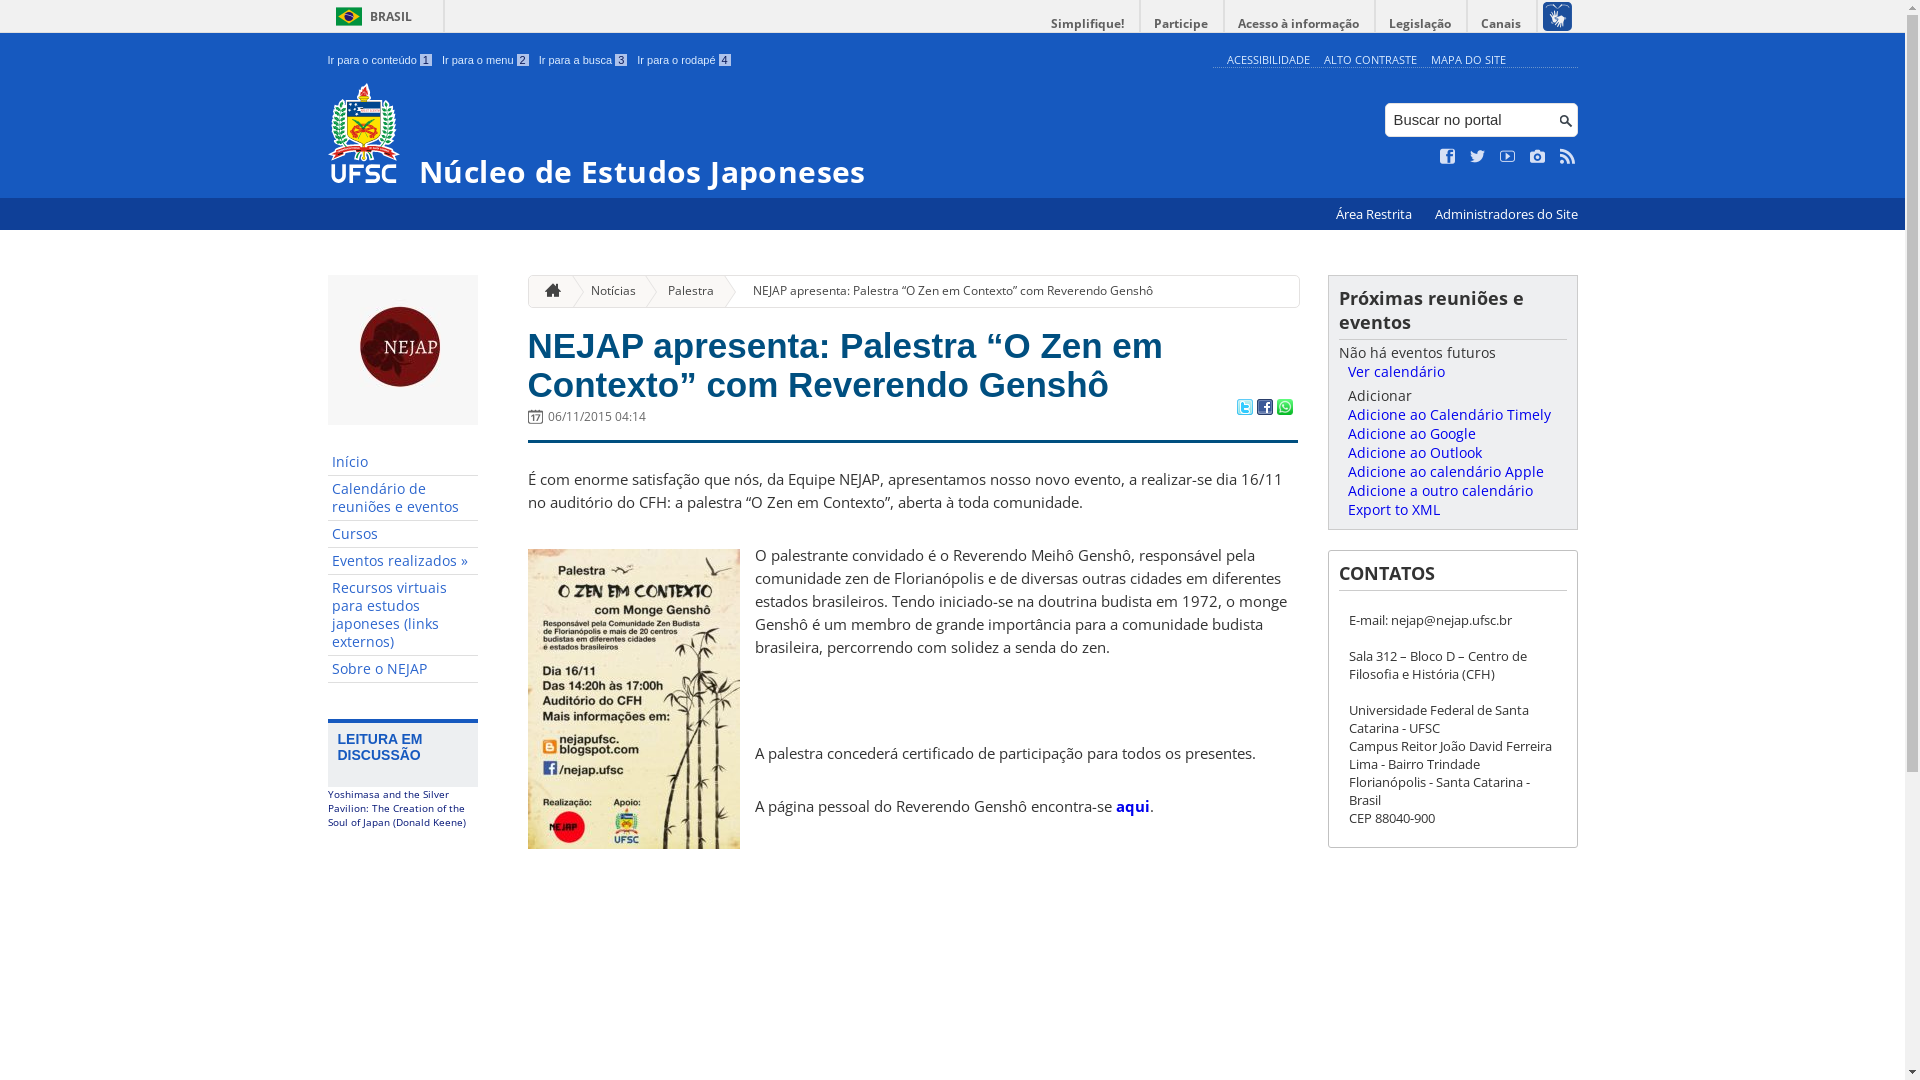 This screenshot has height=1080, width=1920. Describe the element at coordinates (1324, 58) in the screenshot. I see `'ALTO CONTRASTE'` at that location.